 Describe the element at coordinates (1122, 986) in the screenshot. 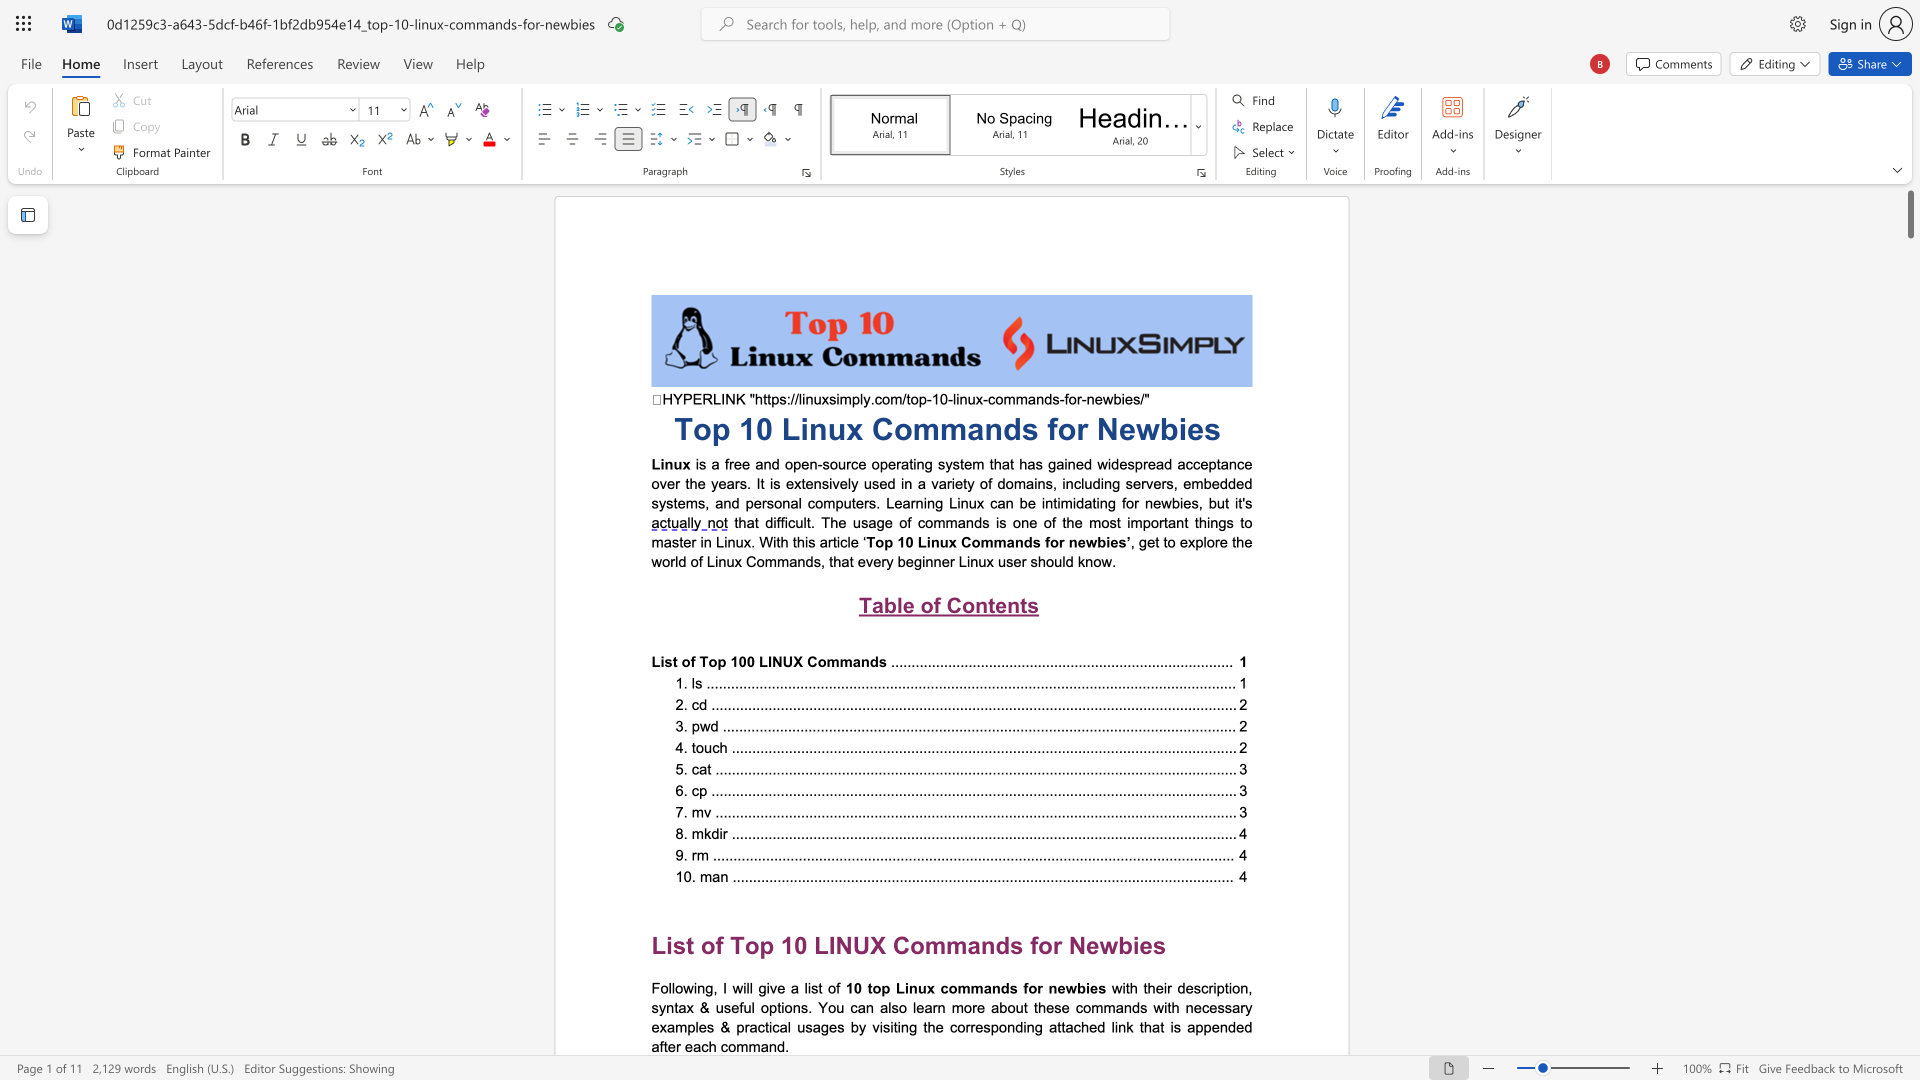

I see `the subset text "ith their description, syntax & useful options. You can also learn more about these commands with necessary examples & practical usages by visiting the corresponding attached link that is appended after each comman" within the text "with their description, syntax & useful options. You can also learn more about these commands with necessary examples & practical usages by visiting the corresponding attached link that is appended after each command."` at that location.